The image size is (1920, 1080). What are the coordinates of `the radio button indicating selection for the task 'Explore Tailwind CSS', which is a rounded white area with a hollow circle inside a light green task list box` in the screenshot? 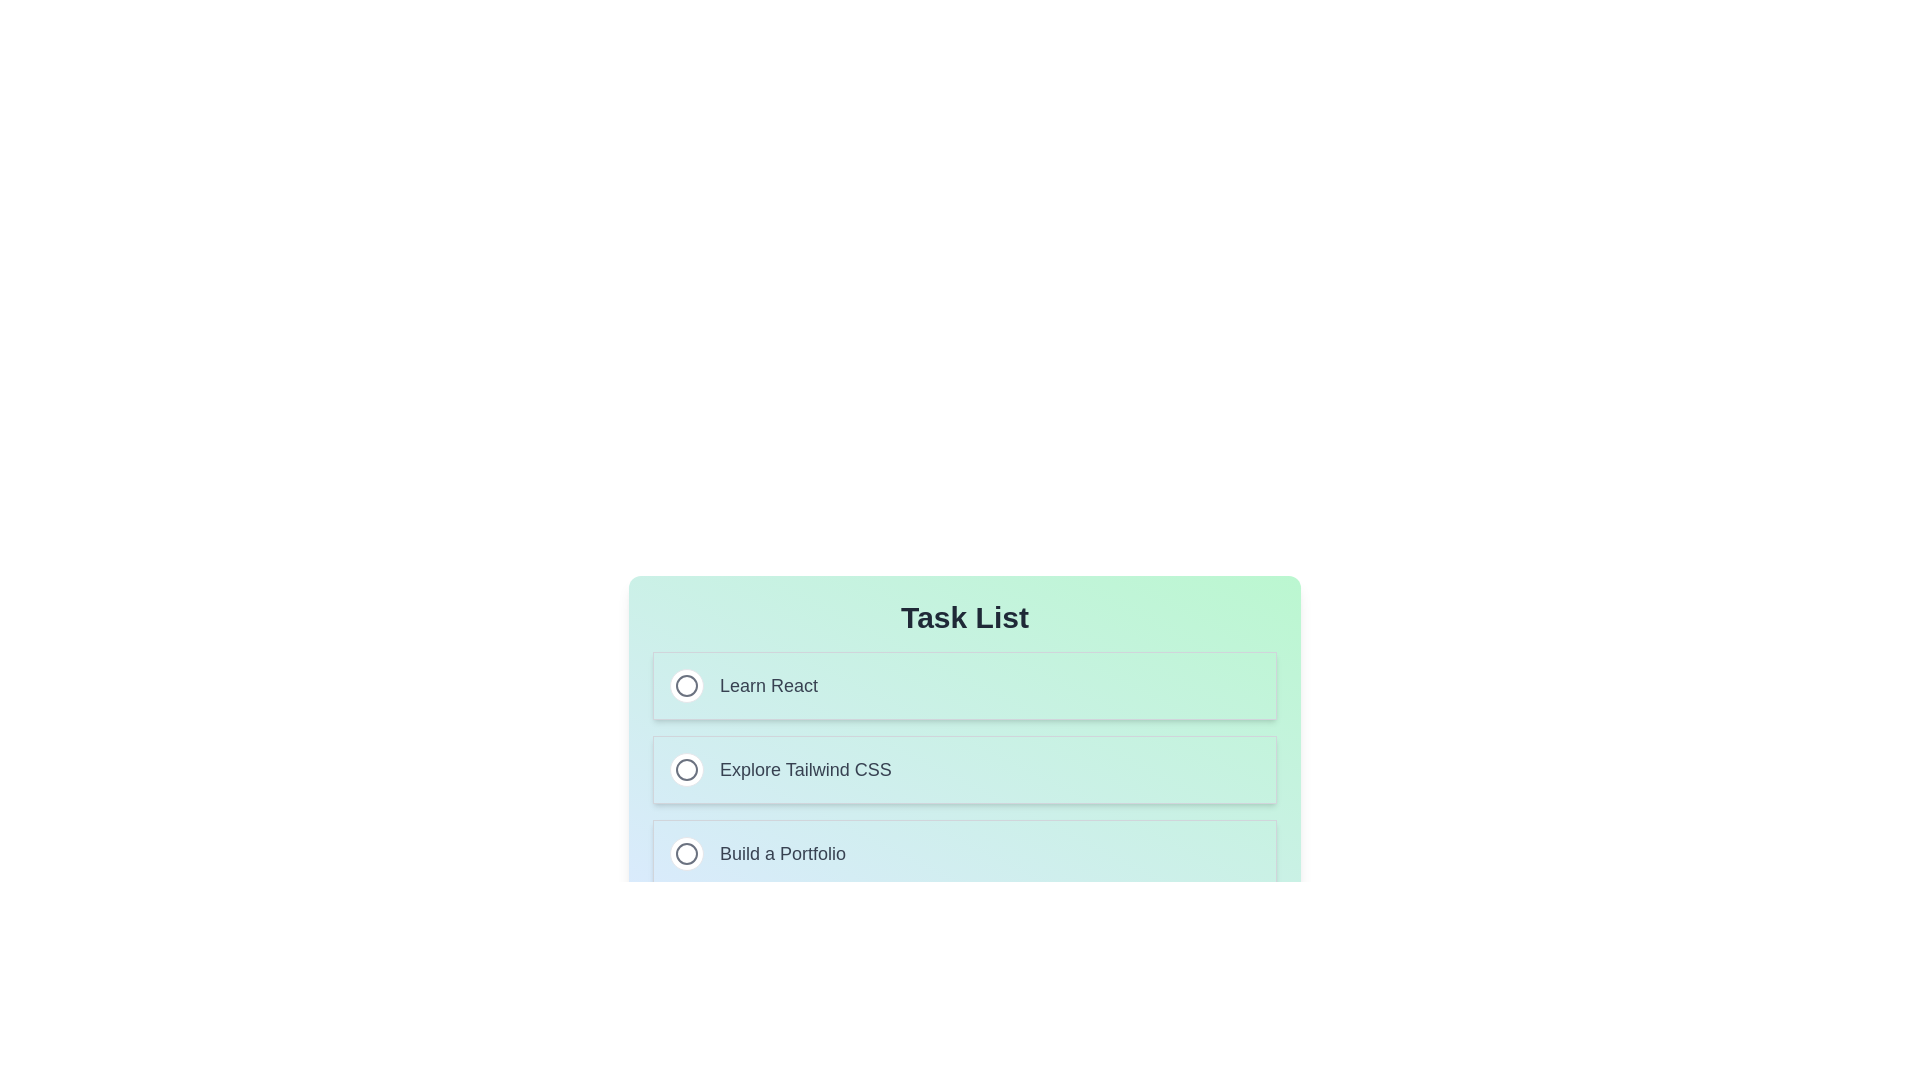 It's located at (686, 769).